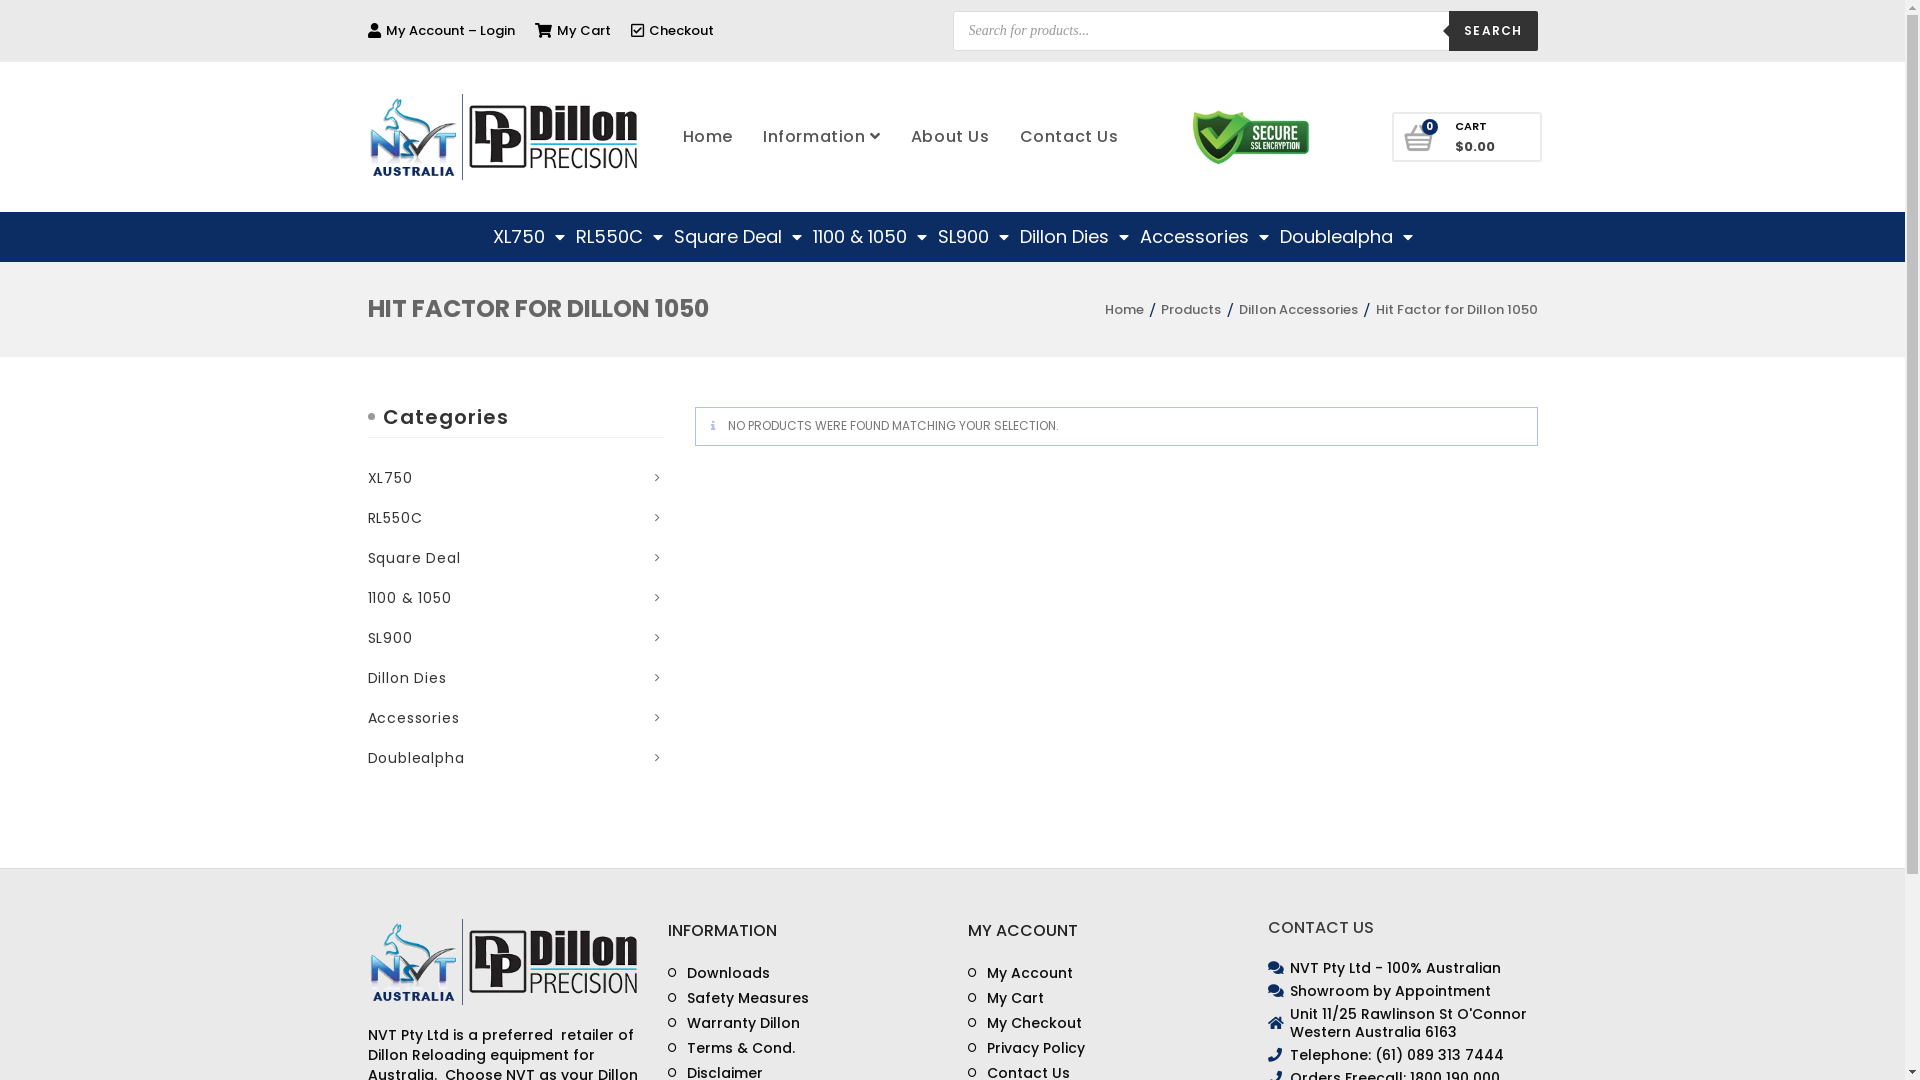 This screenshot has width=1920, height=1080. I want to click on 'Home', so click(708, 136).